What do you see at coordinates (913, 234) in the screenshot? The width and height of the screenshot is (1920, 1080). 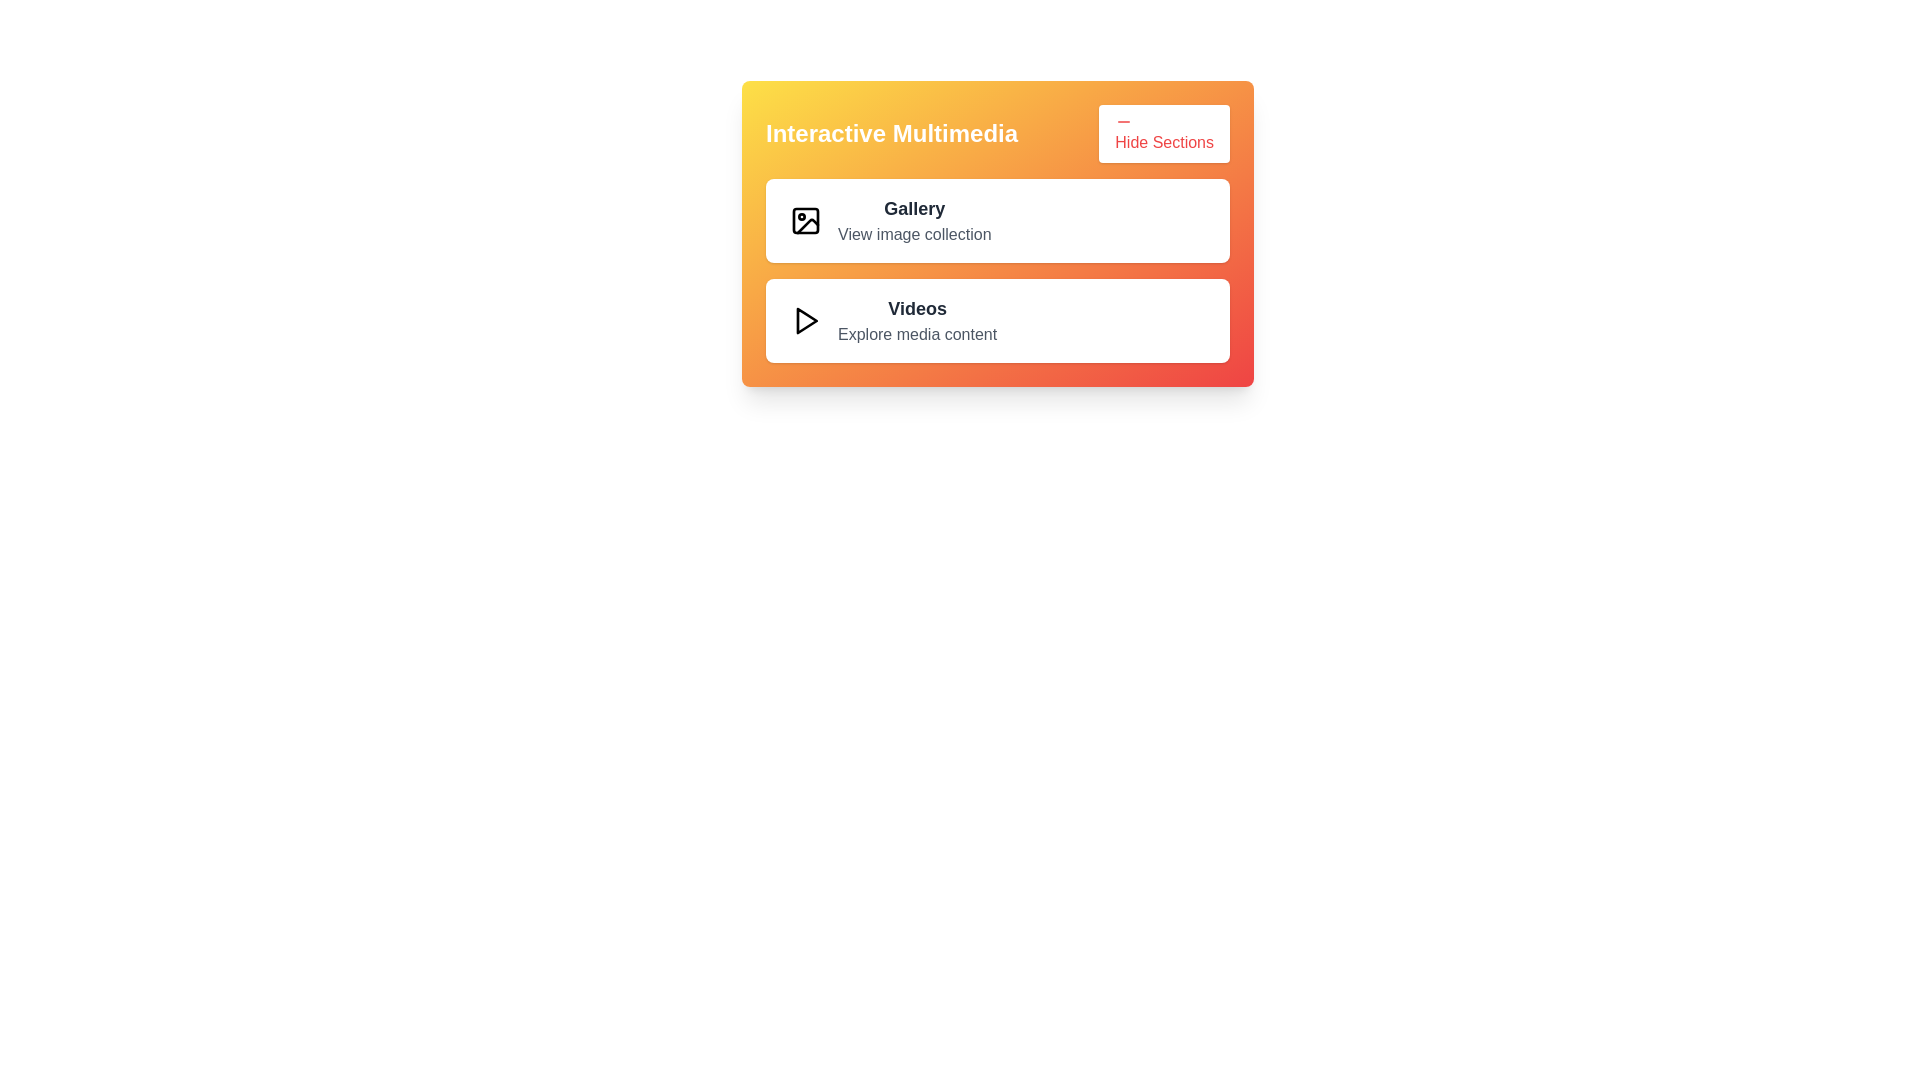 I see `the text label 'View image collection', which is styled in gray and located directly beneath the 'Gallery' heading in the 'Interactive Multimedia' section` at bounding box center [913, 234].